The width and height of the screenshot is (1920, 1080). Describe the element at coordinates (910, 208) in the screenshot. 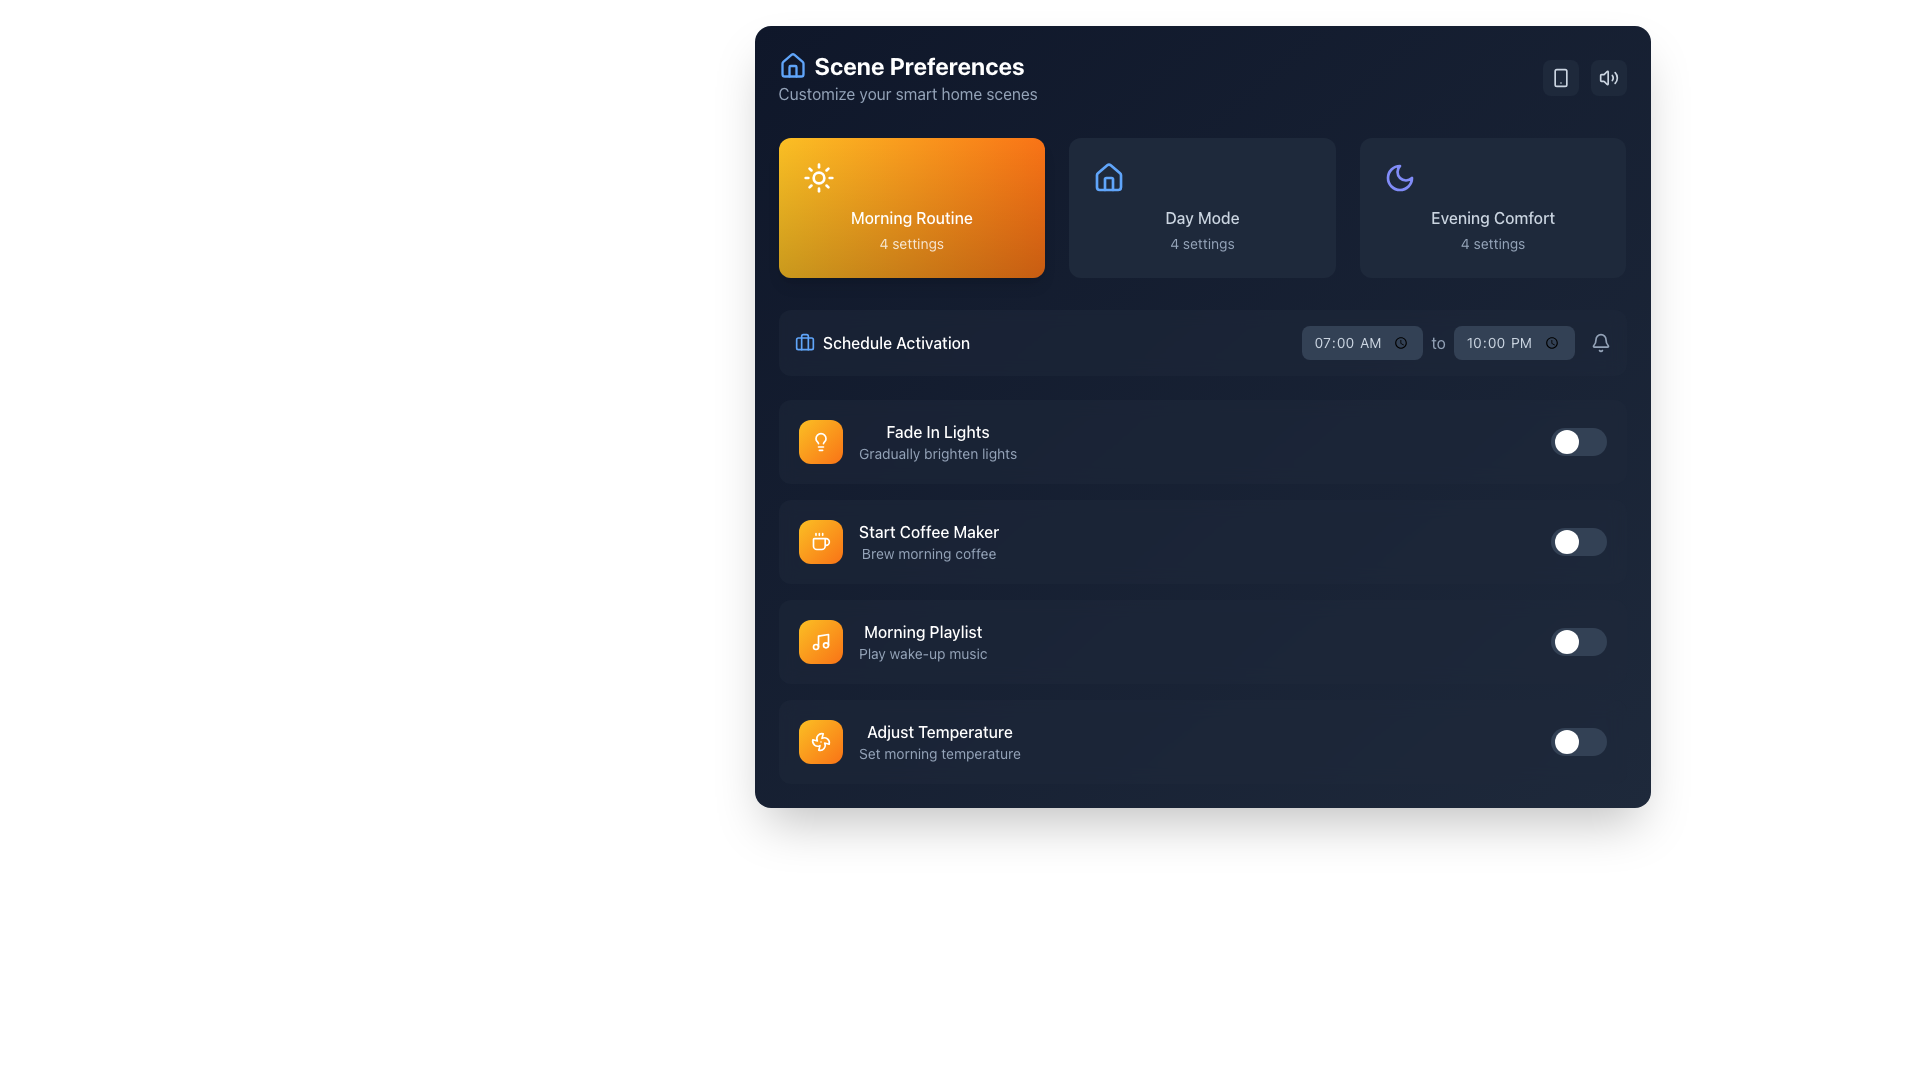

I see `the text block labeled 'Morning Routine' with the additional details about its settings, which is styled with white text on an orange gradient background` at that location.